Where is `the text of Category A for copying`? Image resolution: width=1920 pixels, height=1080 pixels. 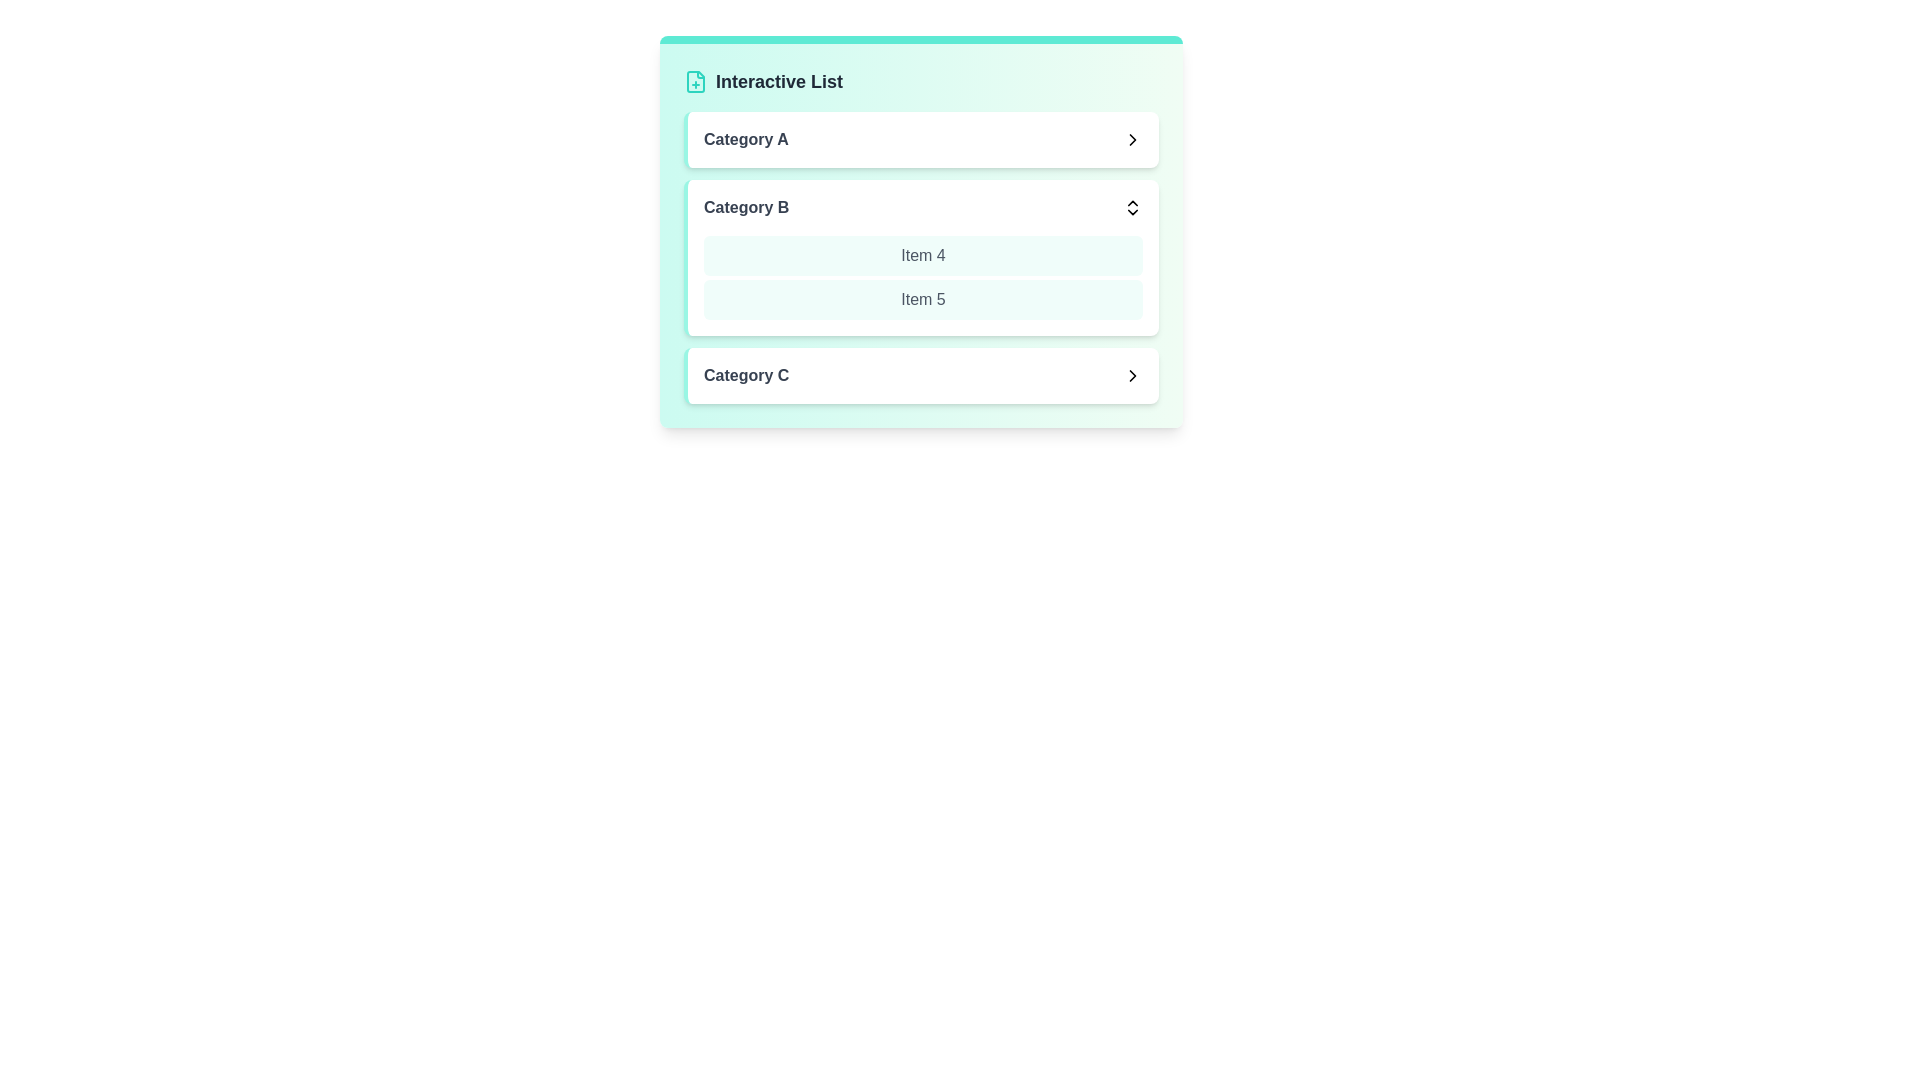
the text of Category A for copying is located at coordinates (745, 138).